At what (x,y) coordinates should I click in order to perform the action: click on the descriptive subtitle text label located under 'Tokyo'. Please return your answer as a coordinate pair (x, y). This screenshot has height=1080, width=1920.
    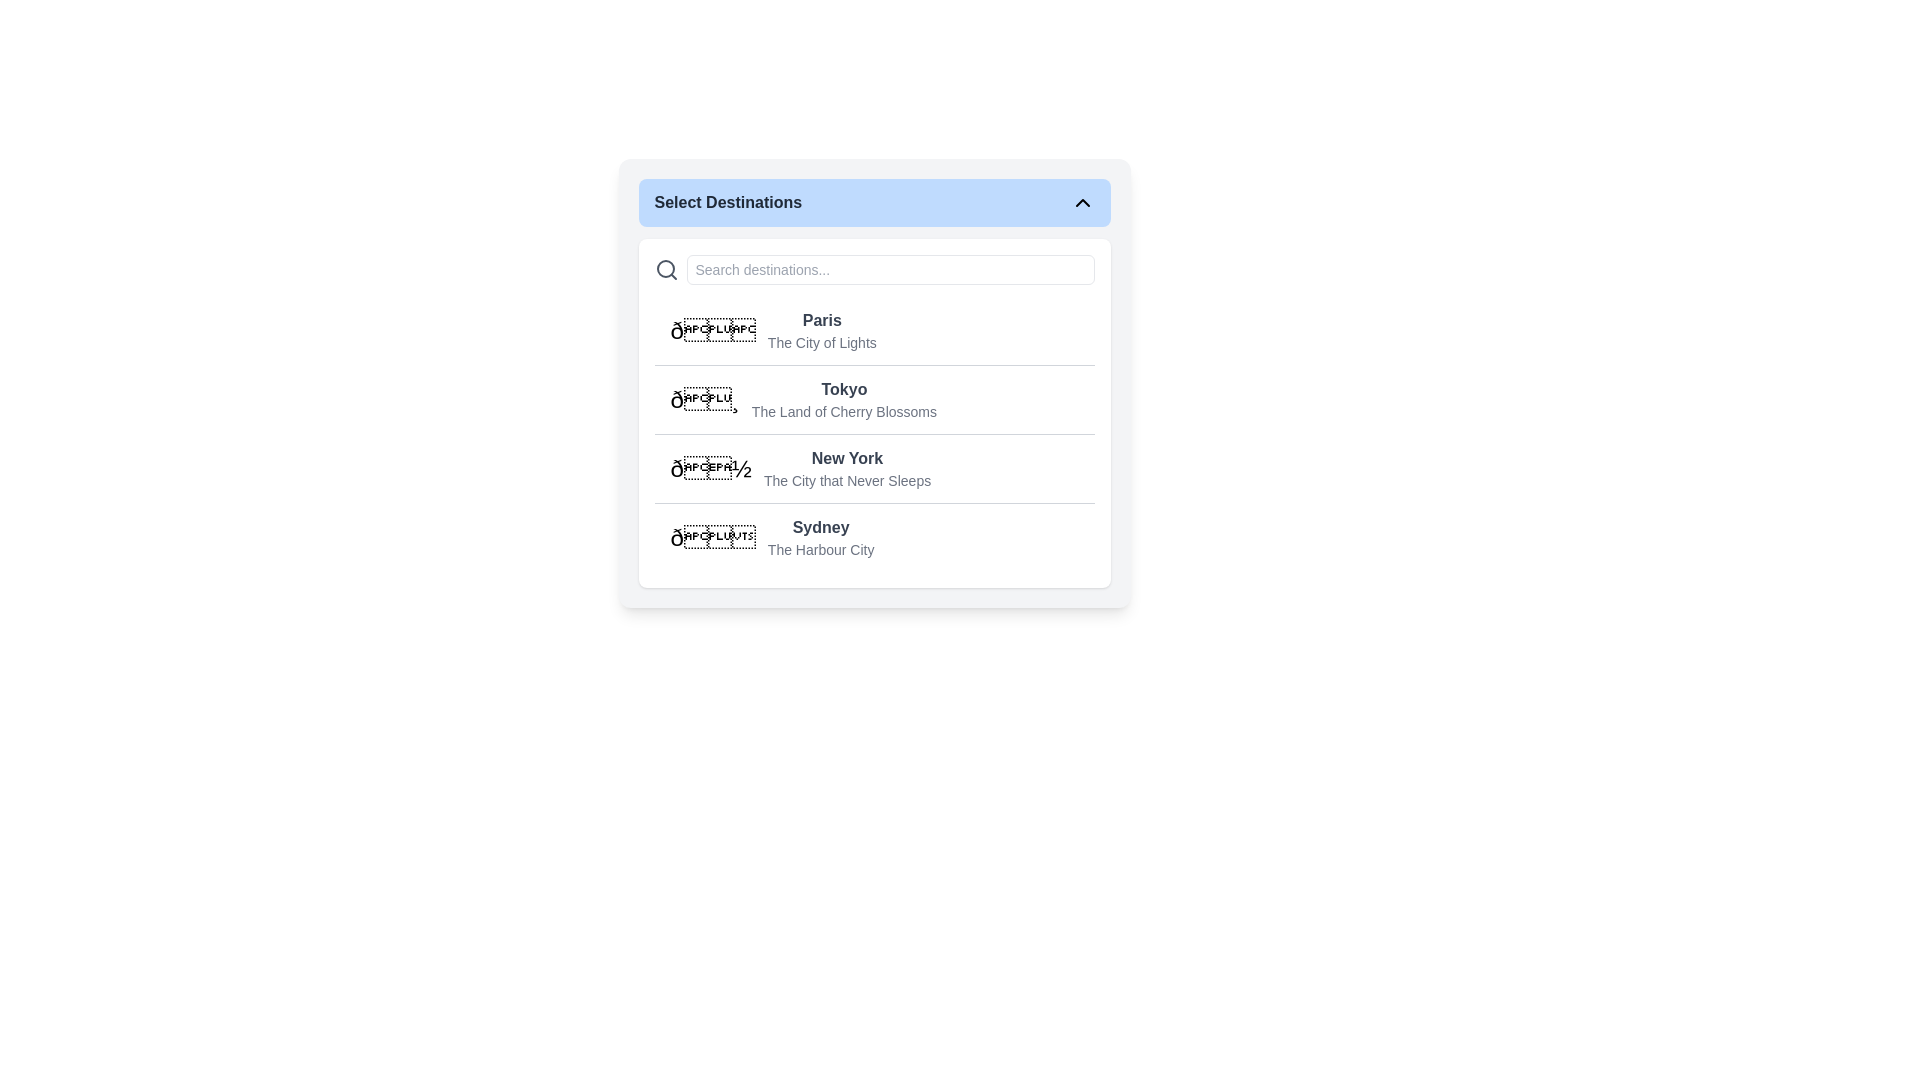
    Looking at the image, I should click on (844, 411).